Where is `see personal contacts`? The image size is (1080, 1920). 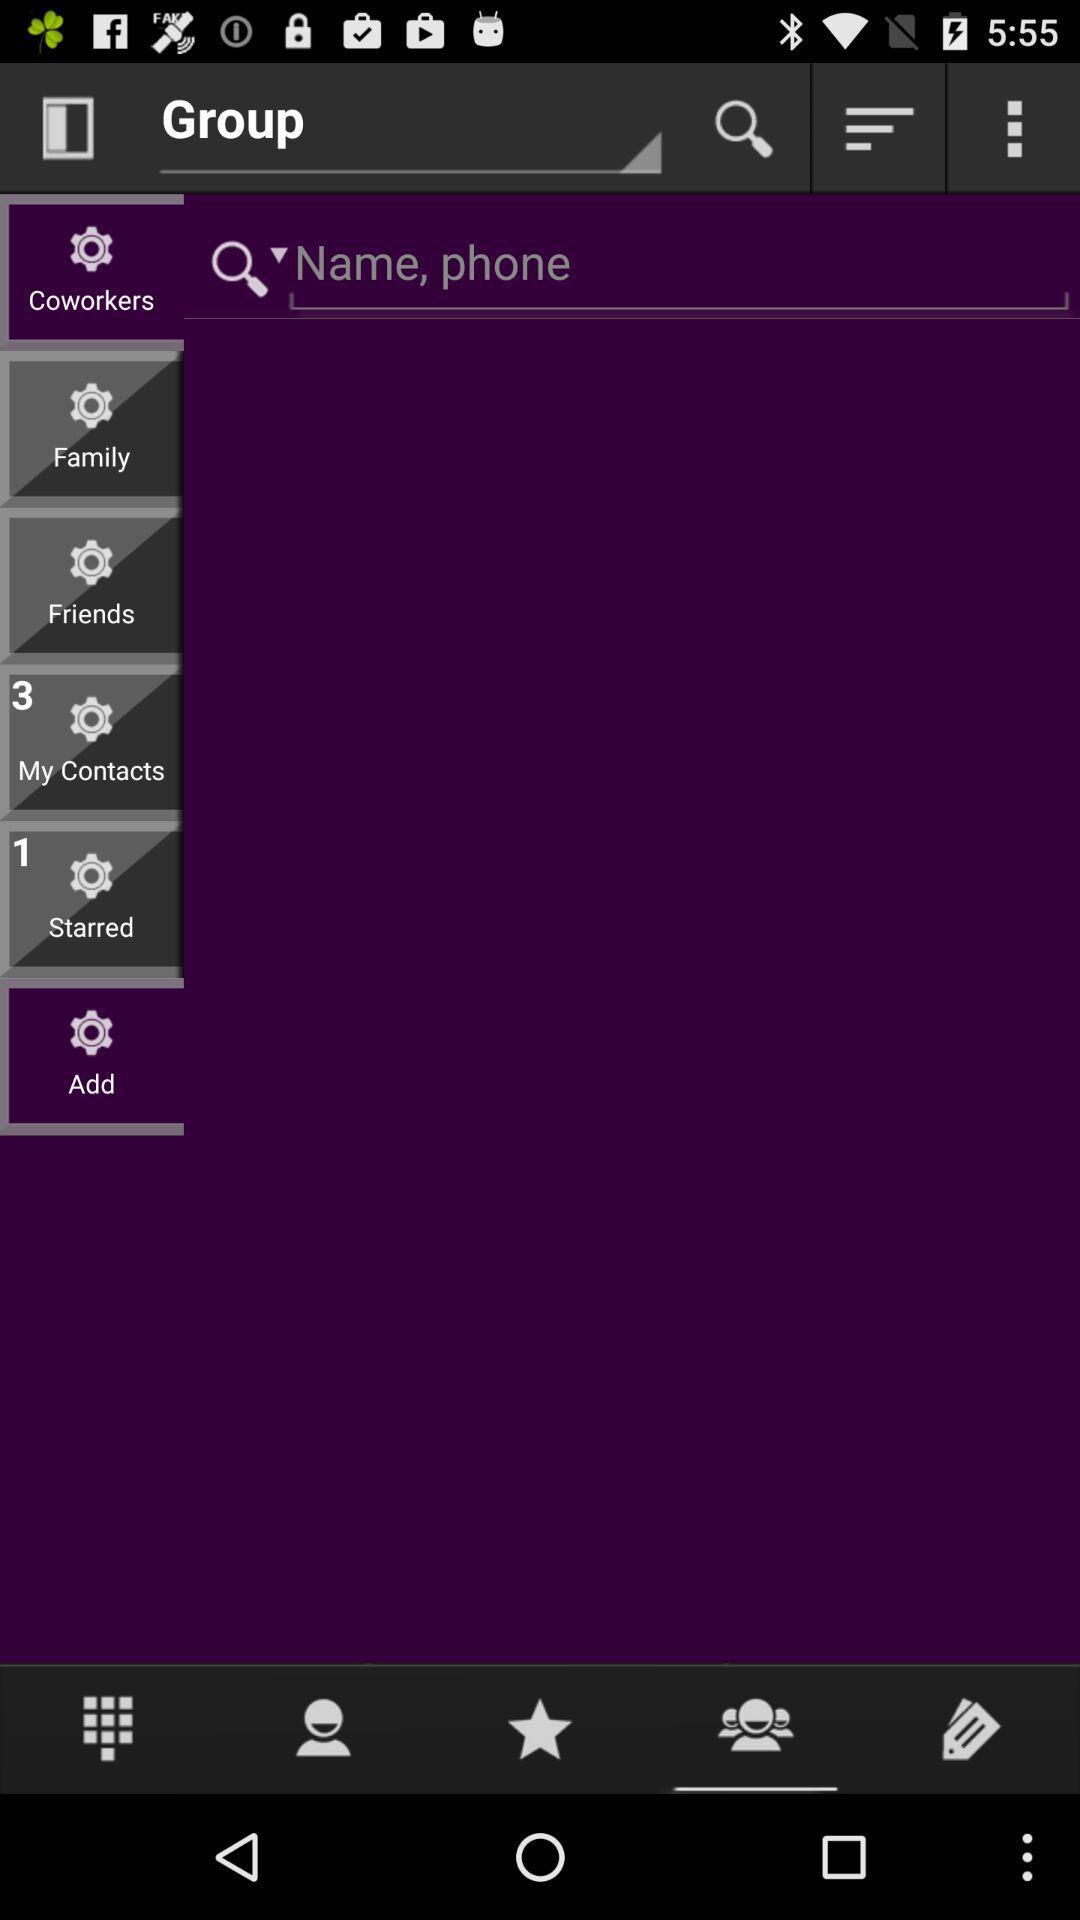 see personal contacts is located at coordinates (323, 1727).